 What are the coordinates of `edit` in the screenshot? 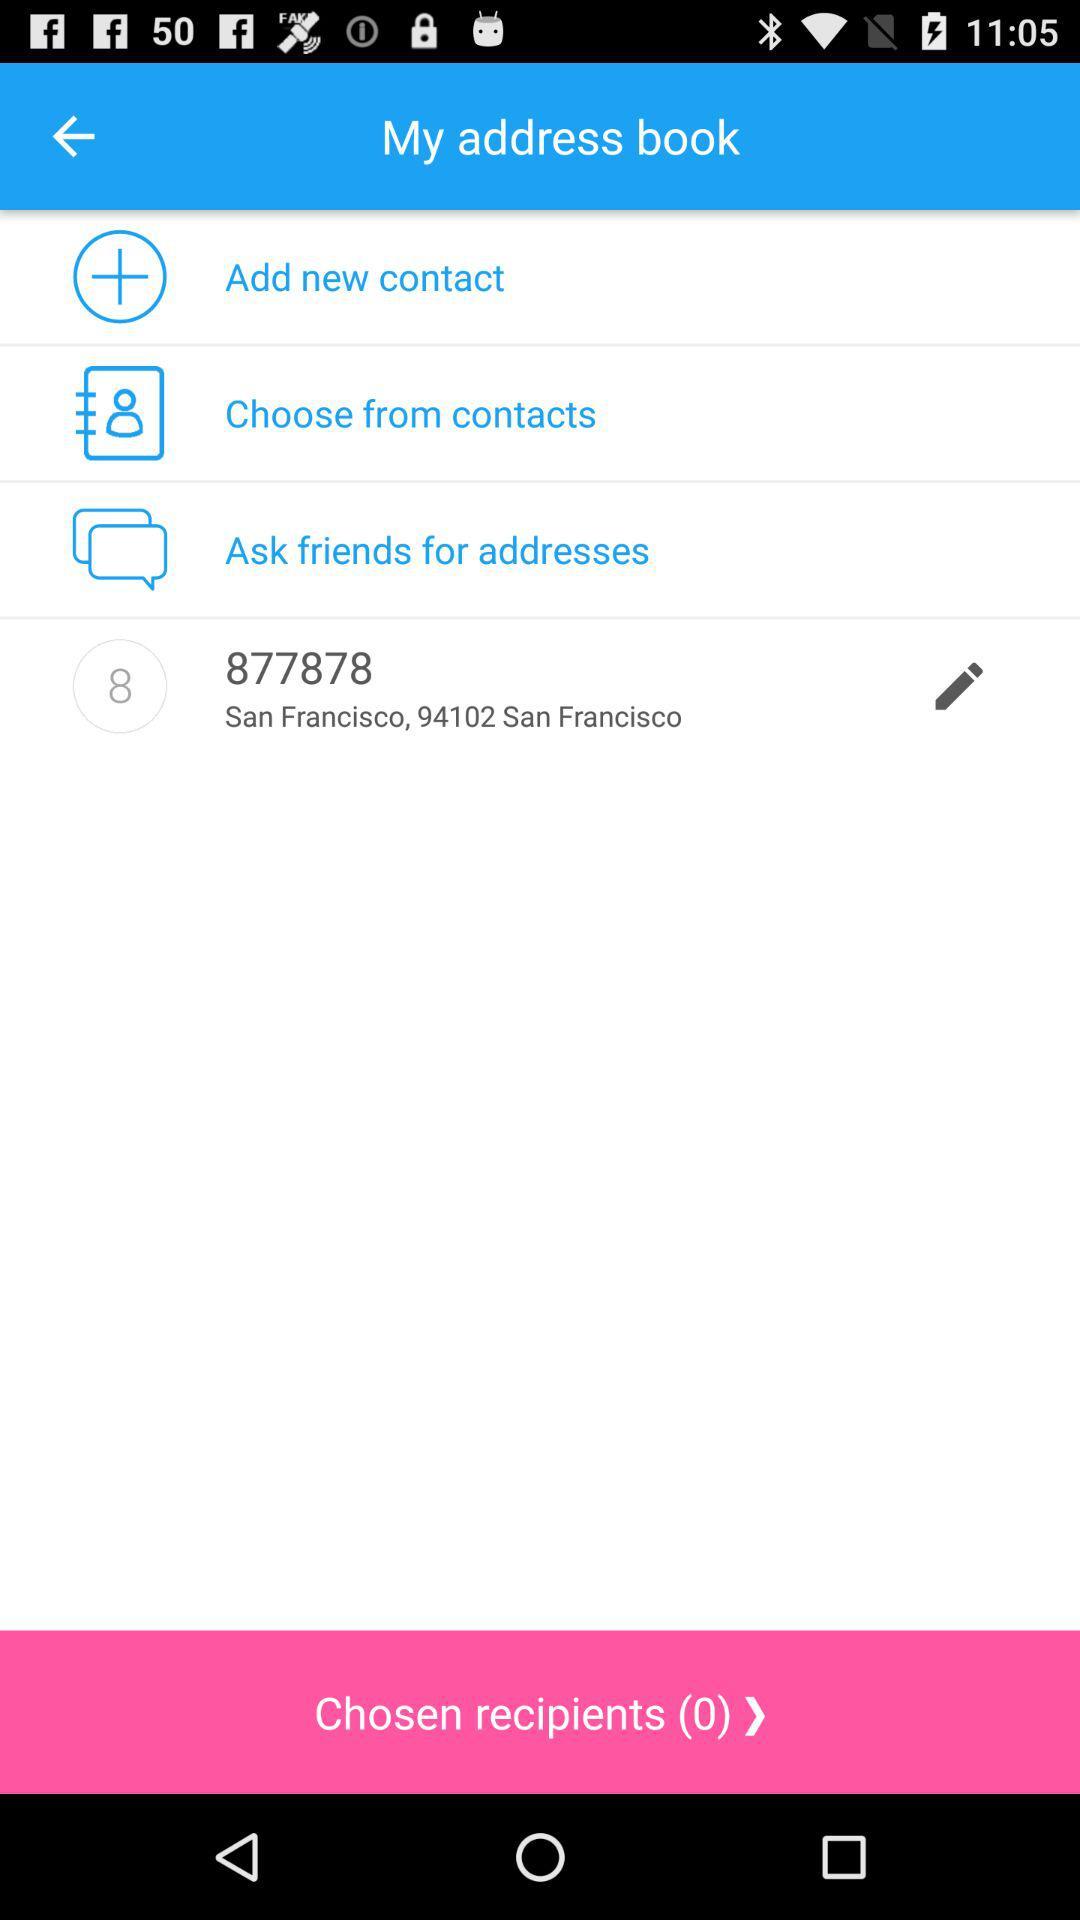 It's located at (119, 686).